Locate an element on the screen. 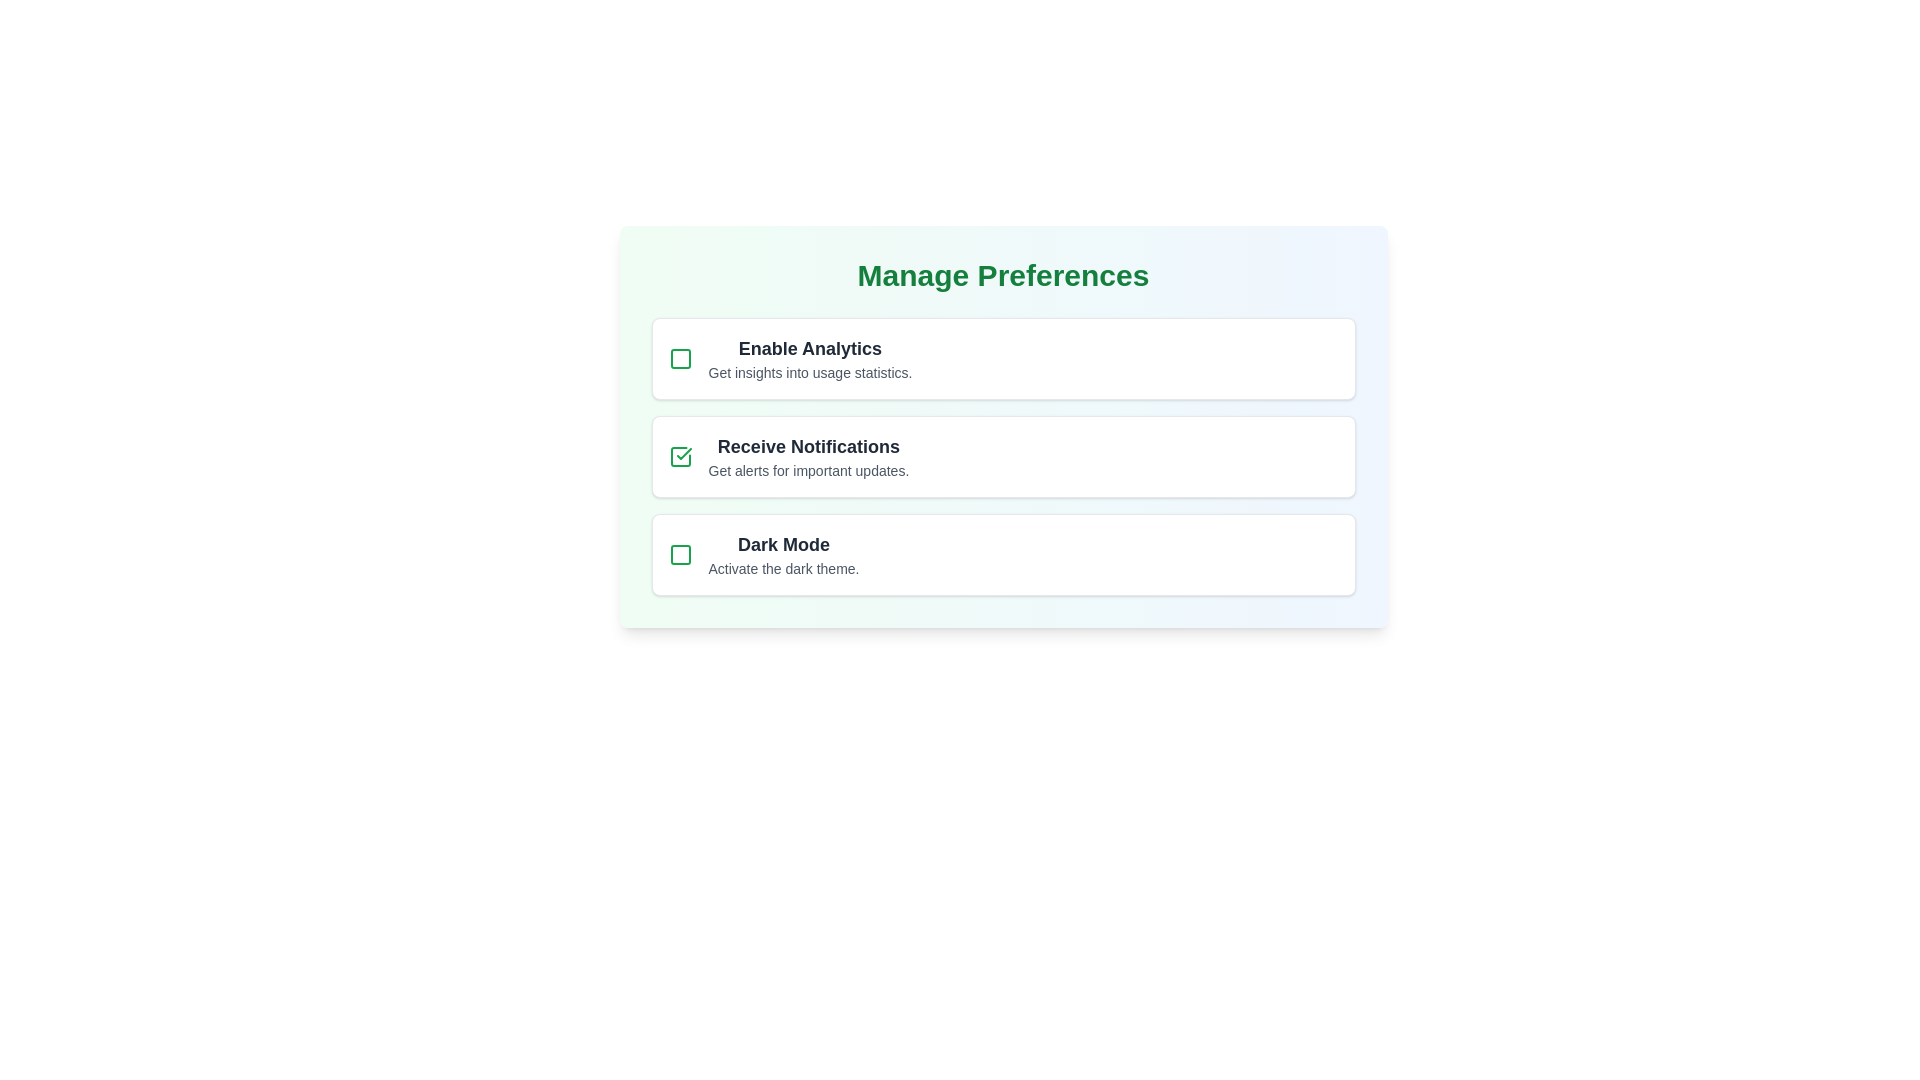  the text label that says 'Activate the dark theme.' which is styled with a gray font and positioned beneath the 'Dark Mode' heading in the preferences panel is located at coordinates (782, 569).